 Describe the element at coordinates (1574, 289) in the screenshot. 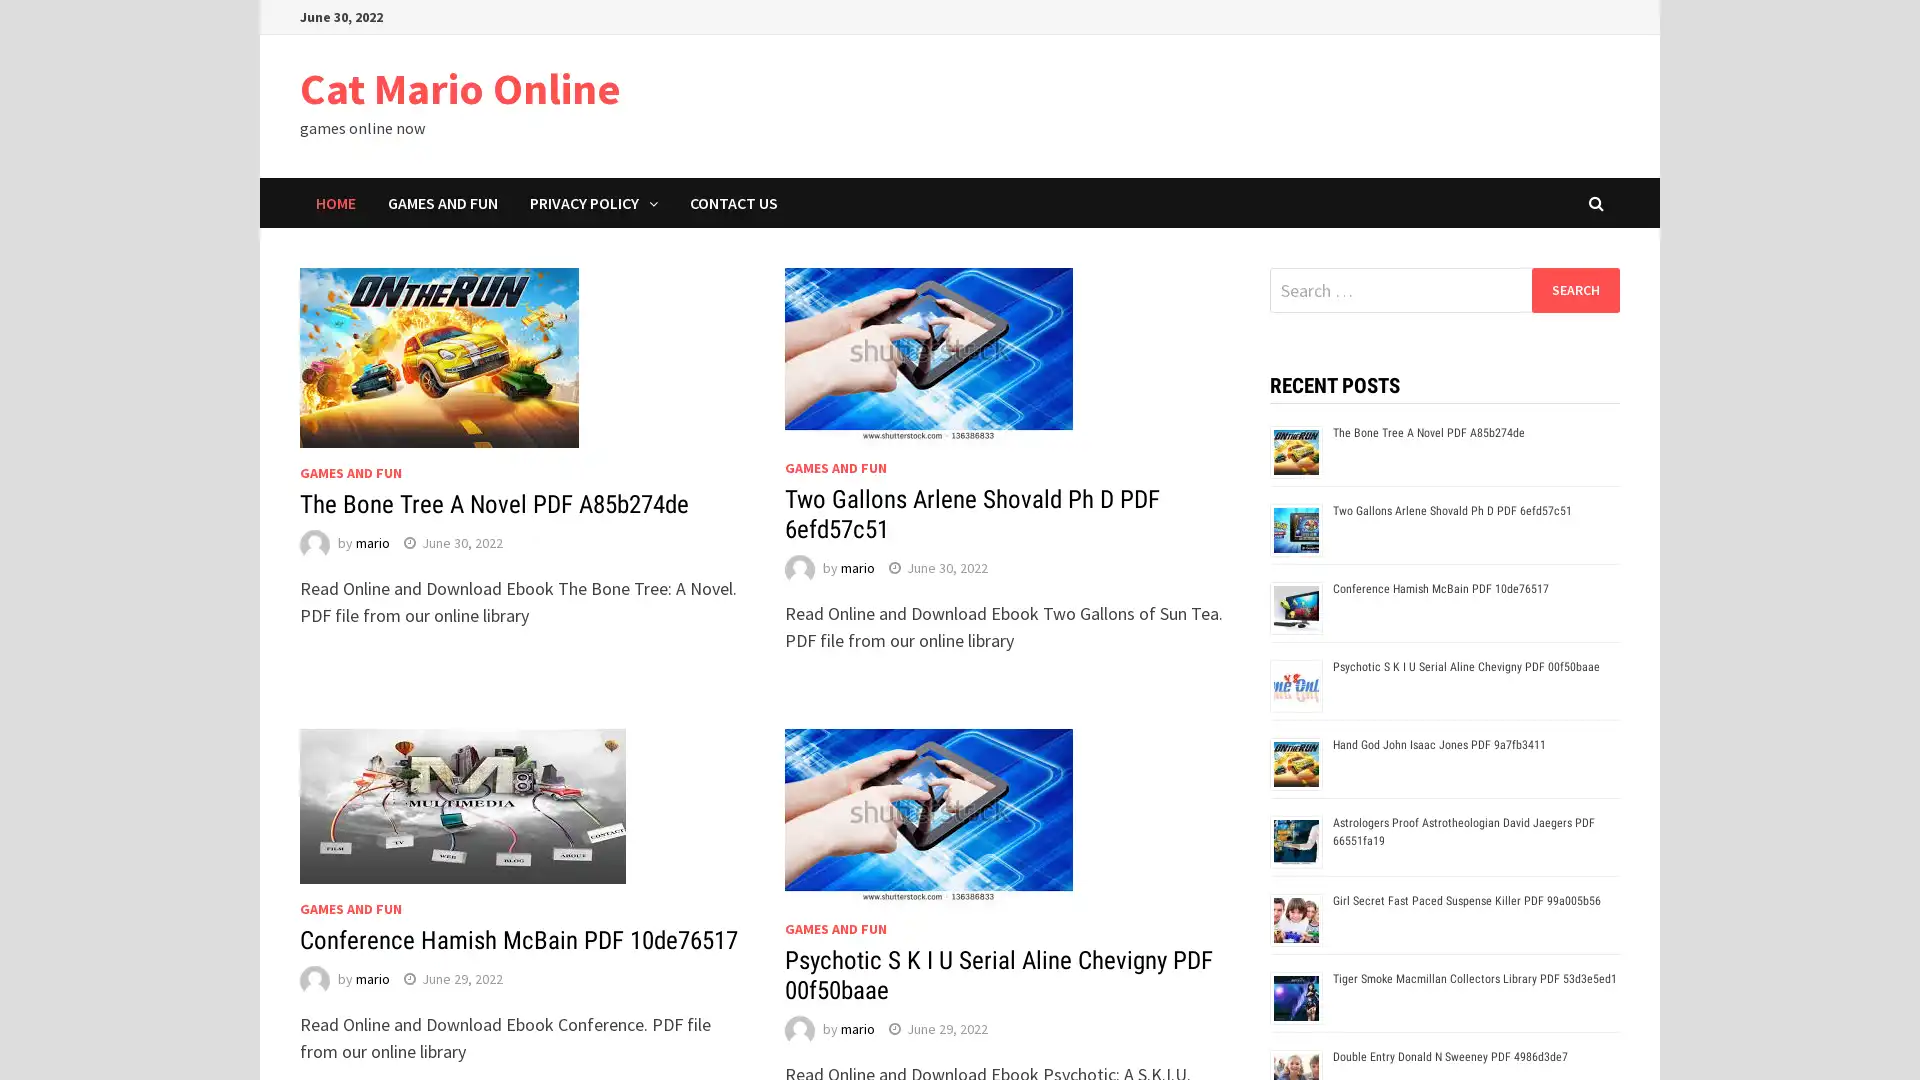

I see `Search` at that location.